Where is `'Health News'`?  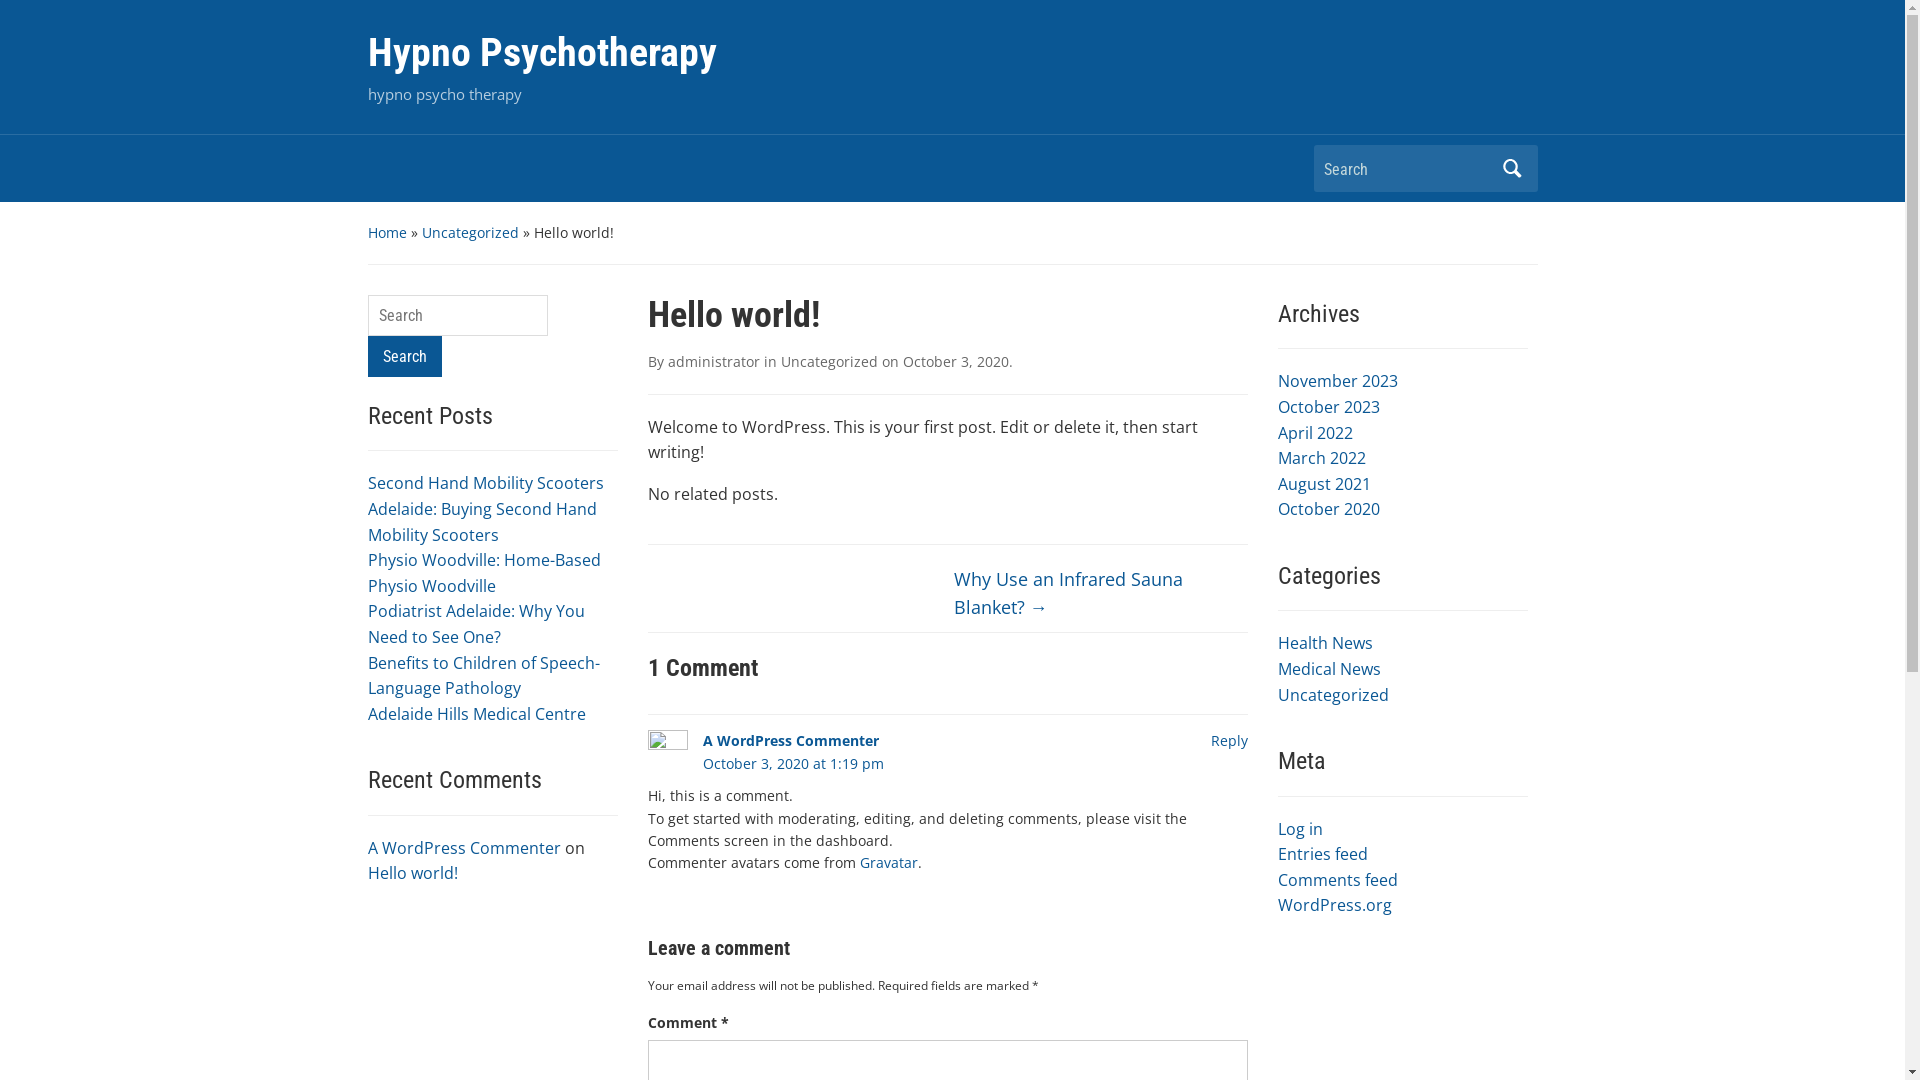 'Health News' is located at coordinates (1276, 643).